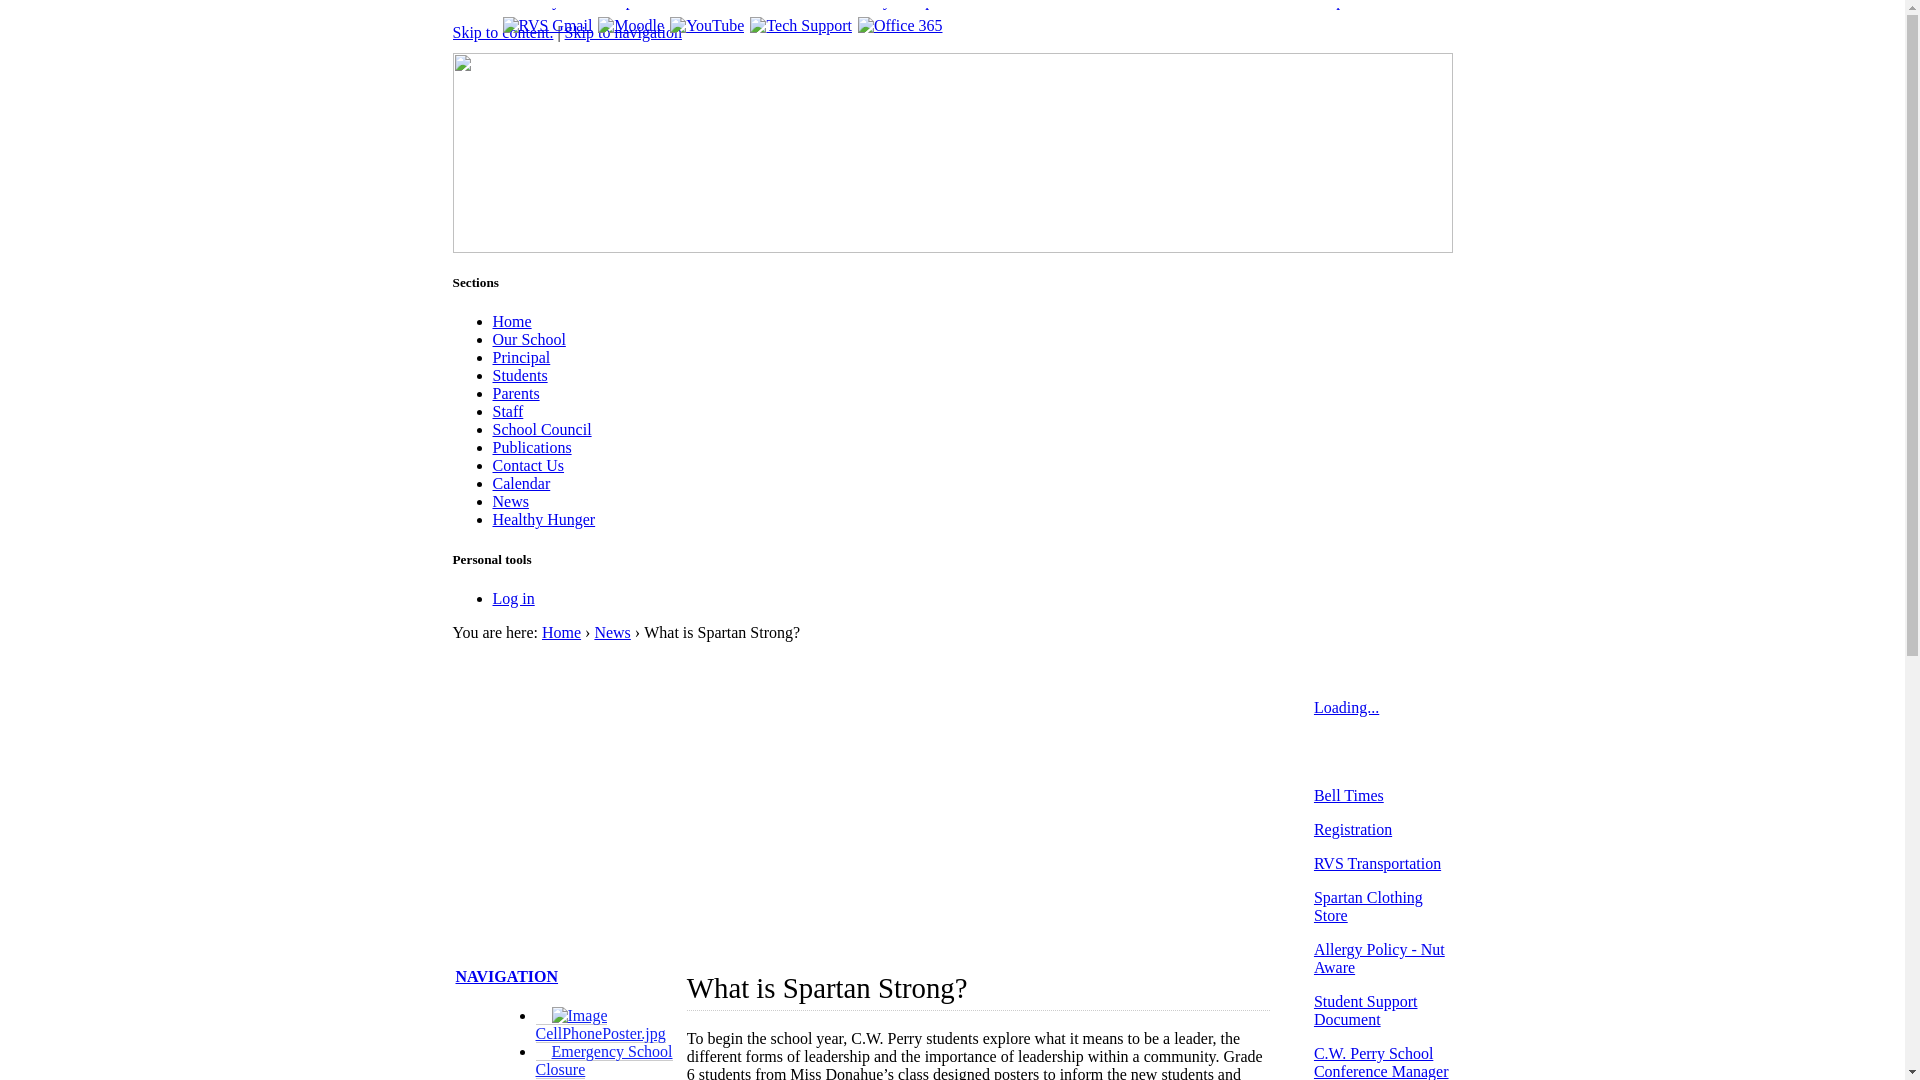  Describe the element at coordinates (1367, 906) in the screenshot. I see `'Spartan Clothing Store'` at that location.